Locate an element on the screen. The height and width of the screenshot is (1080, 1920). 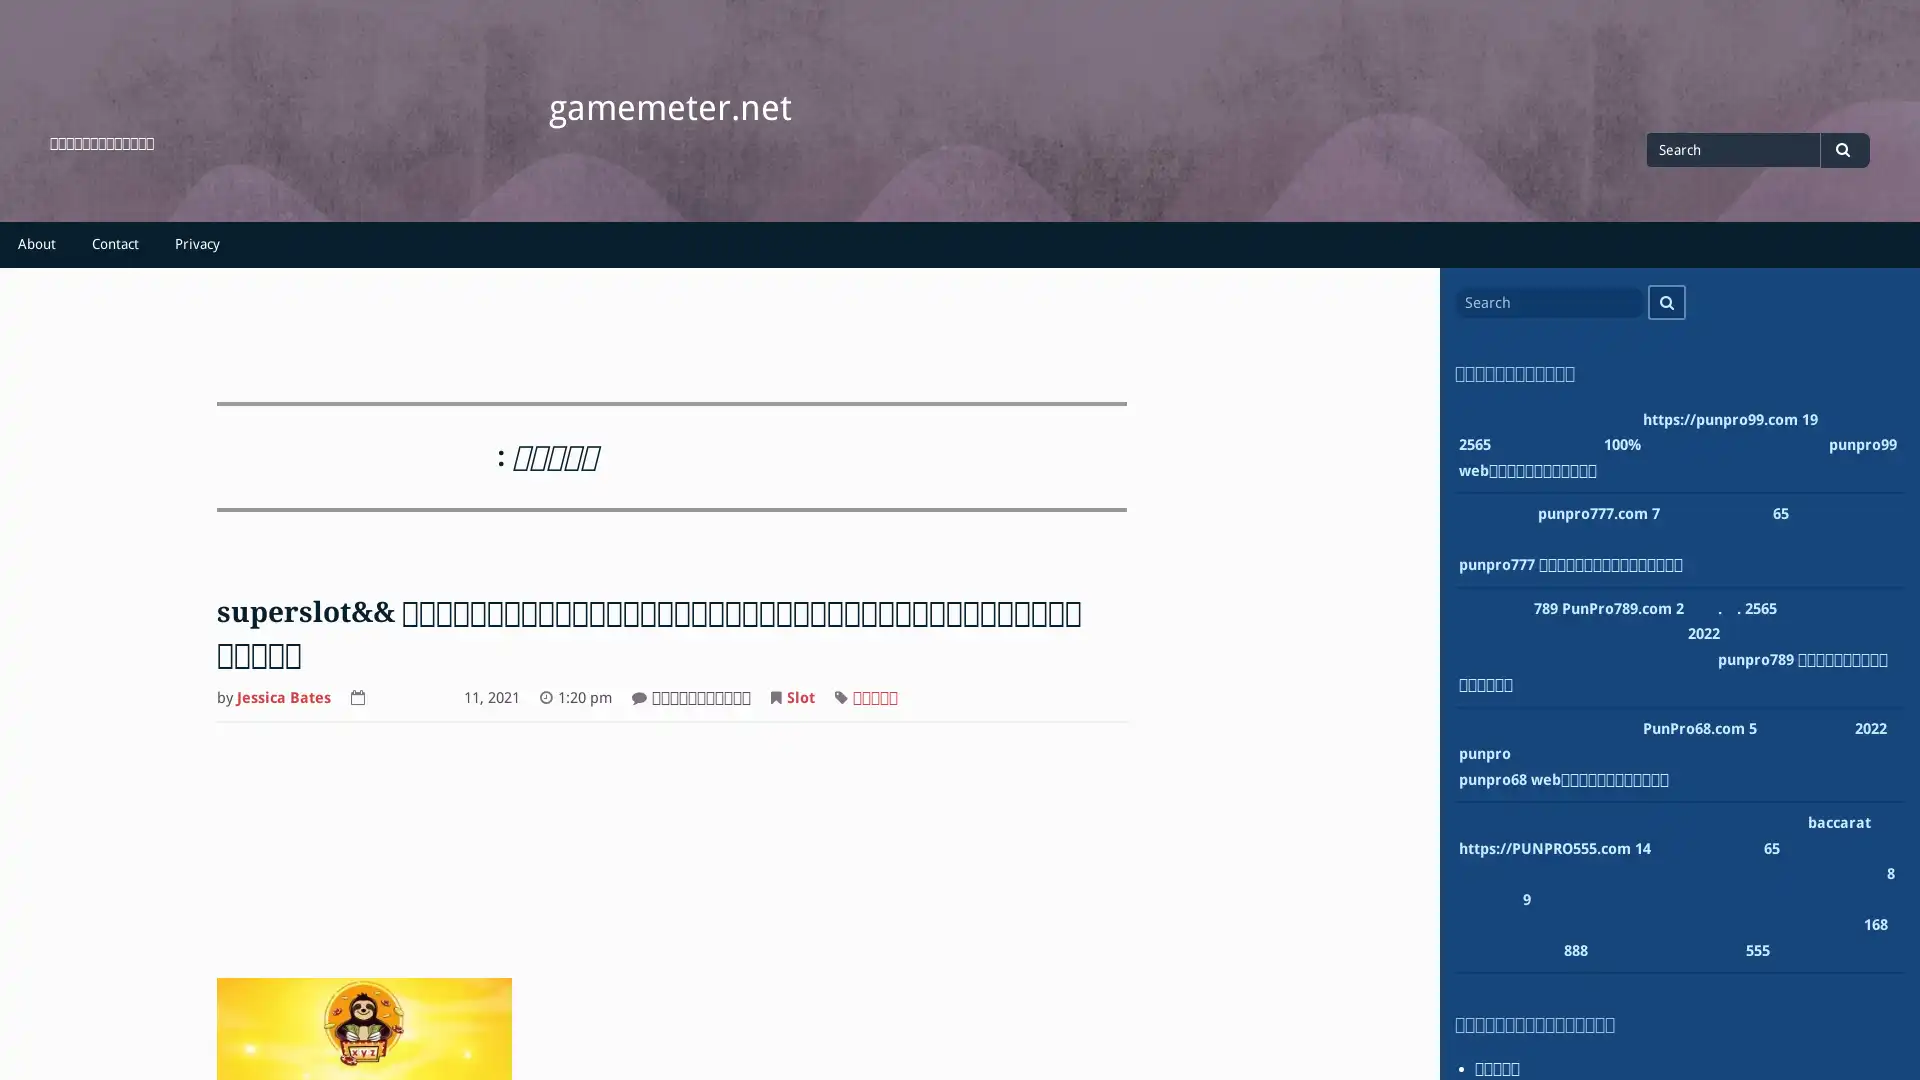
Search is located at coordinates (1666, 301).